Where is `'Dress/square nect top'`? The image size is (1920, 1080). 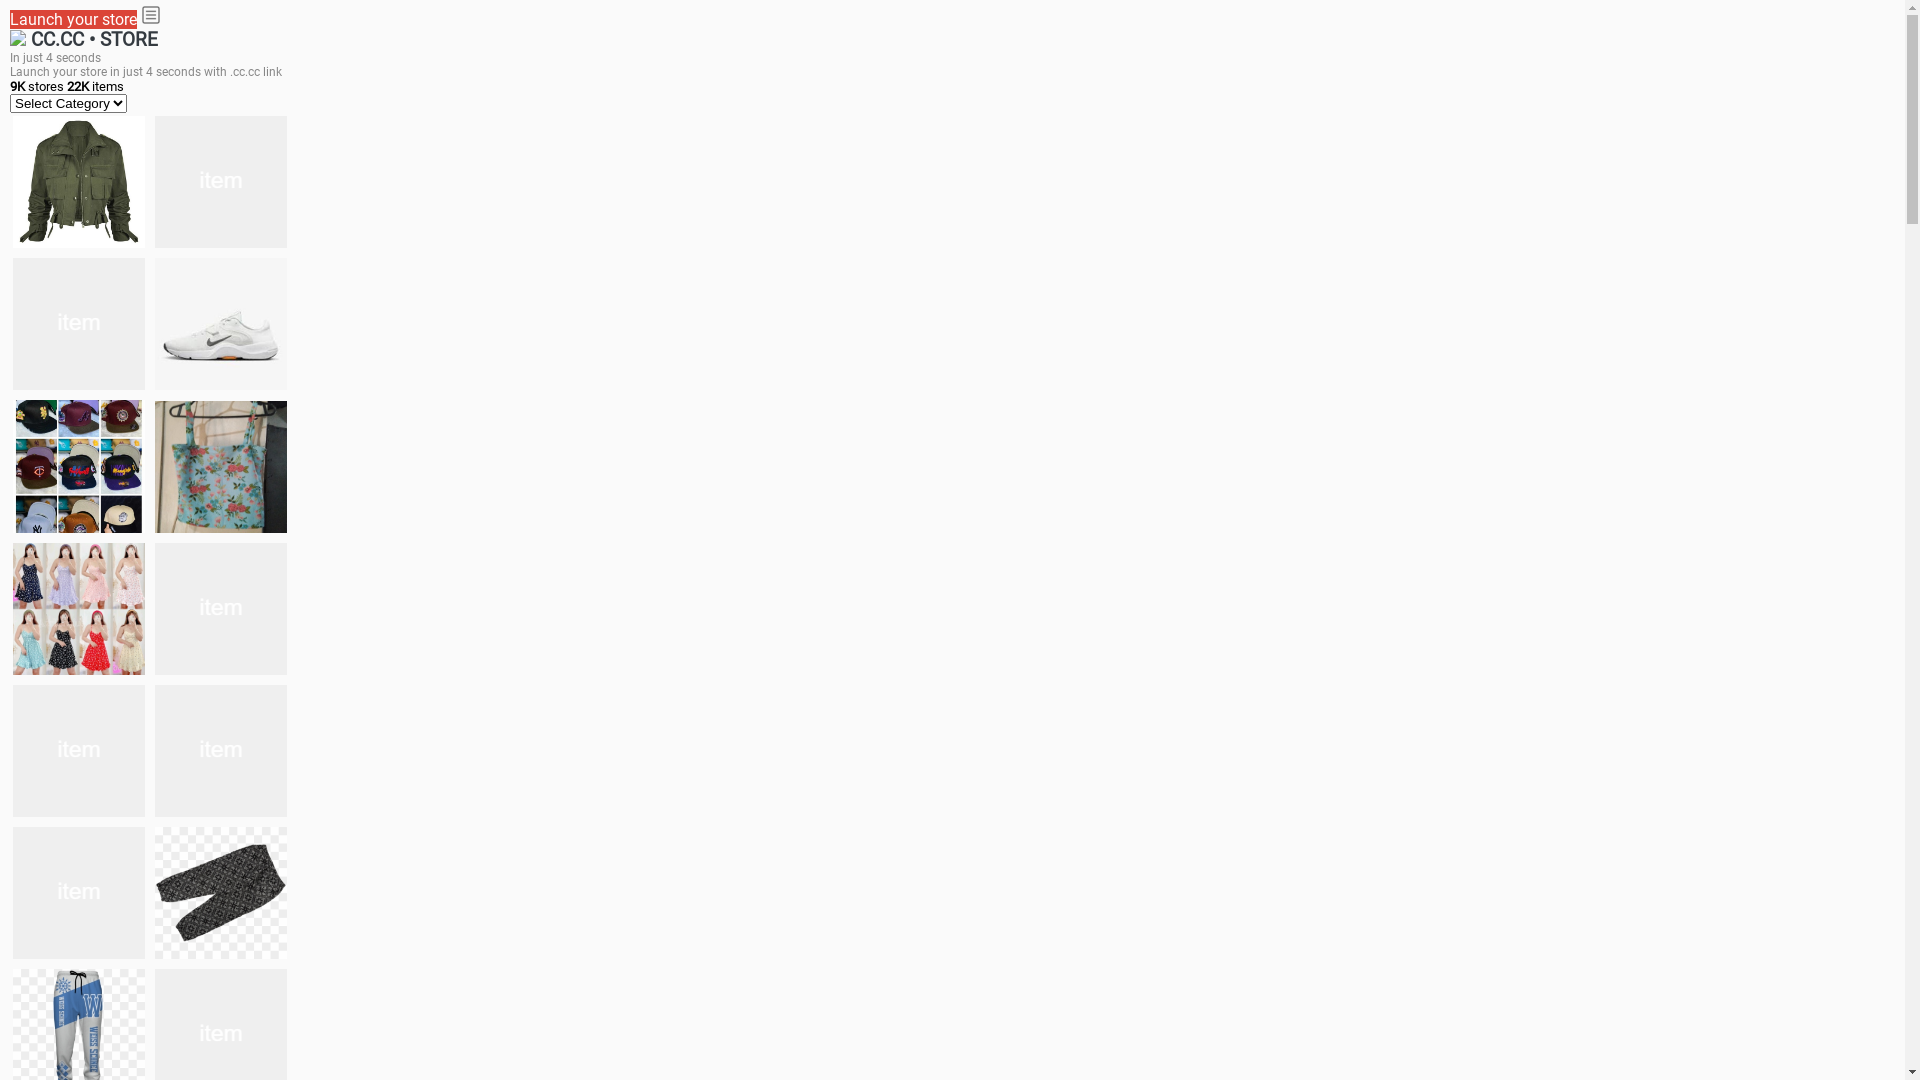
'Dress/square nect top' is located at coordinates (78, 607).